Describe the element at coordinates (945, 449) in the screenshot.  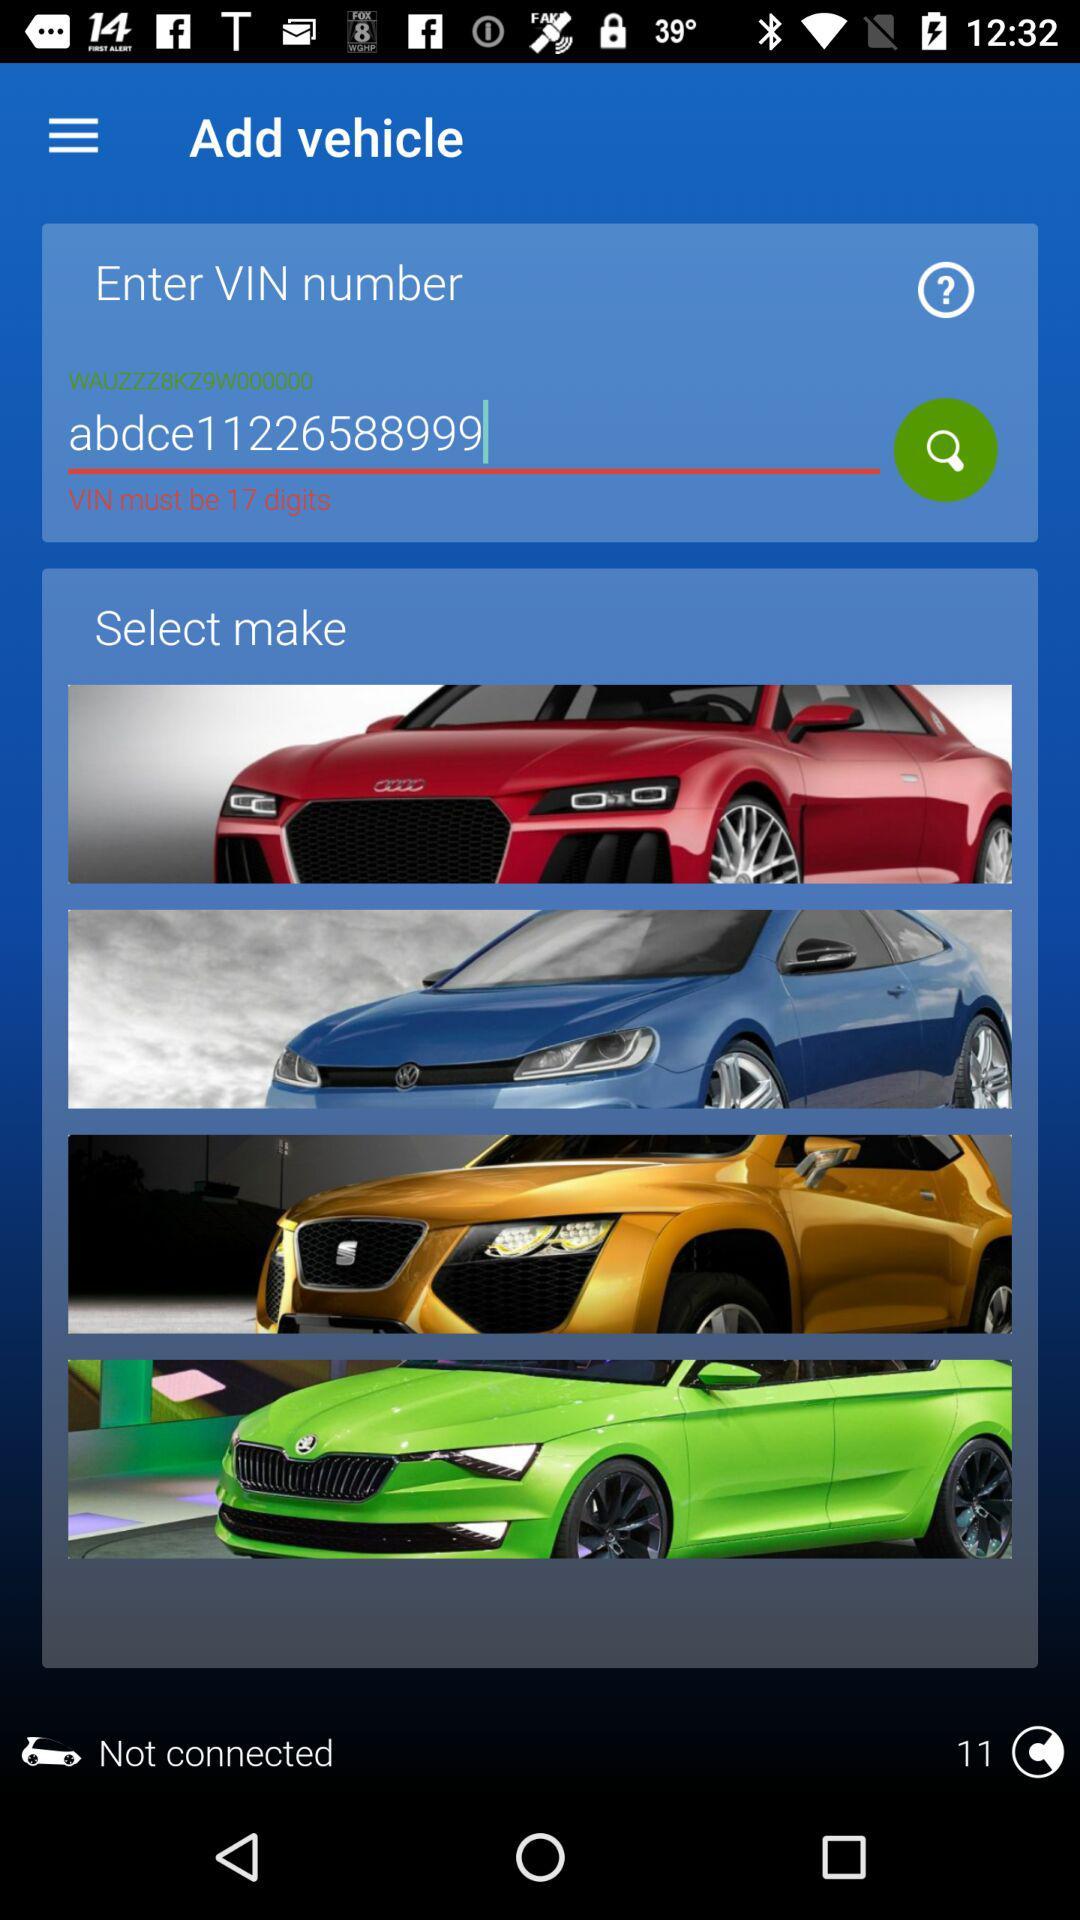
I see `make the search icon the same one as the white` at that location.